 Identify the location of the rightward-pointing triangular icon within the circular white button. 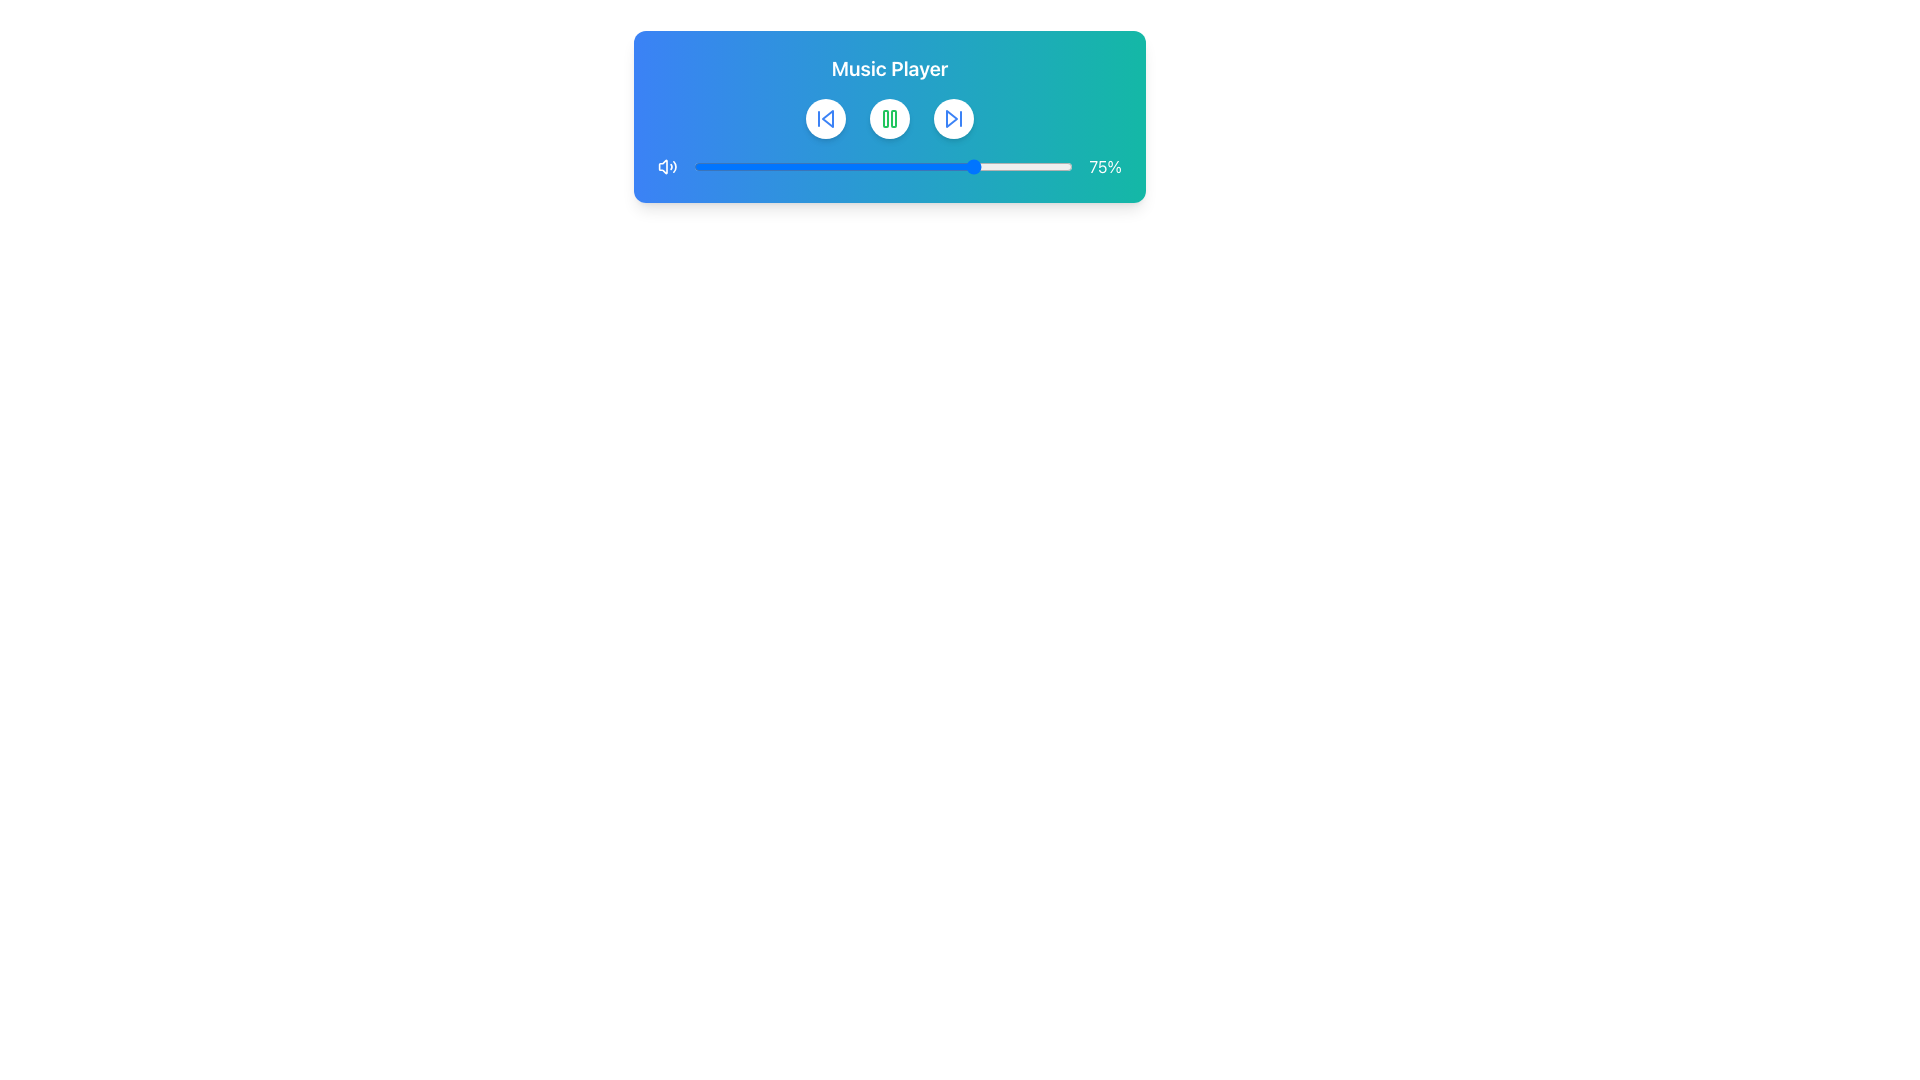
(953, 119).